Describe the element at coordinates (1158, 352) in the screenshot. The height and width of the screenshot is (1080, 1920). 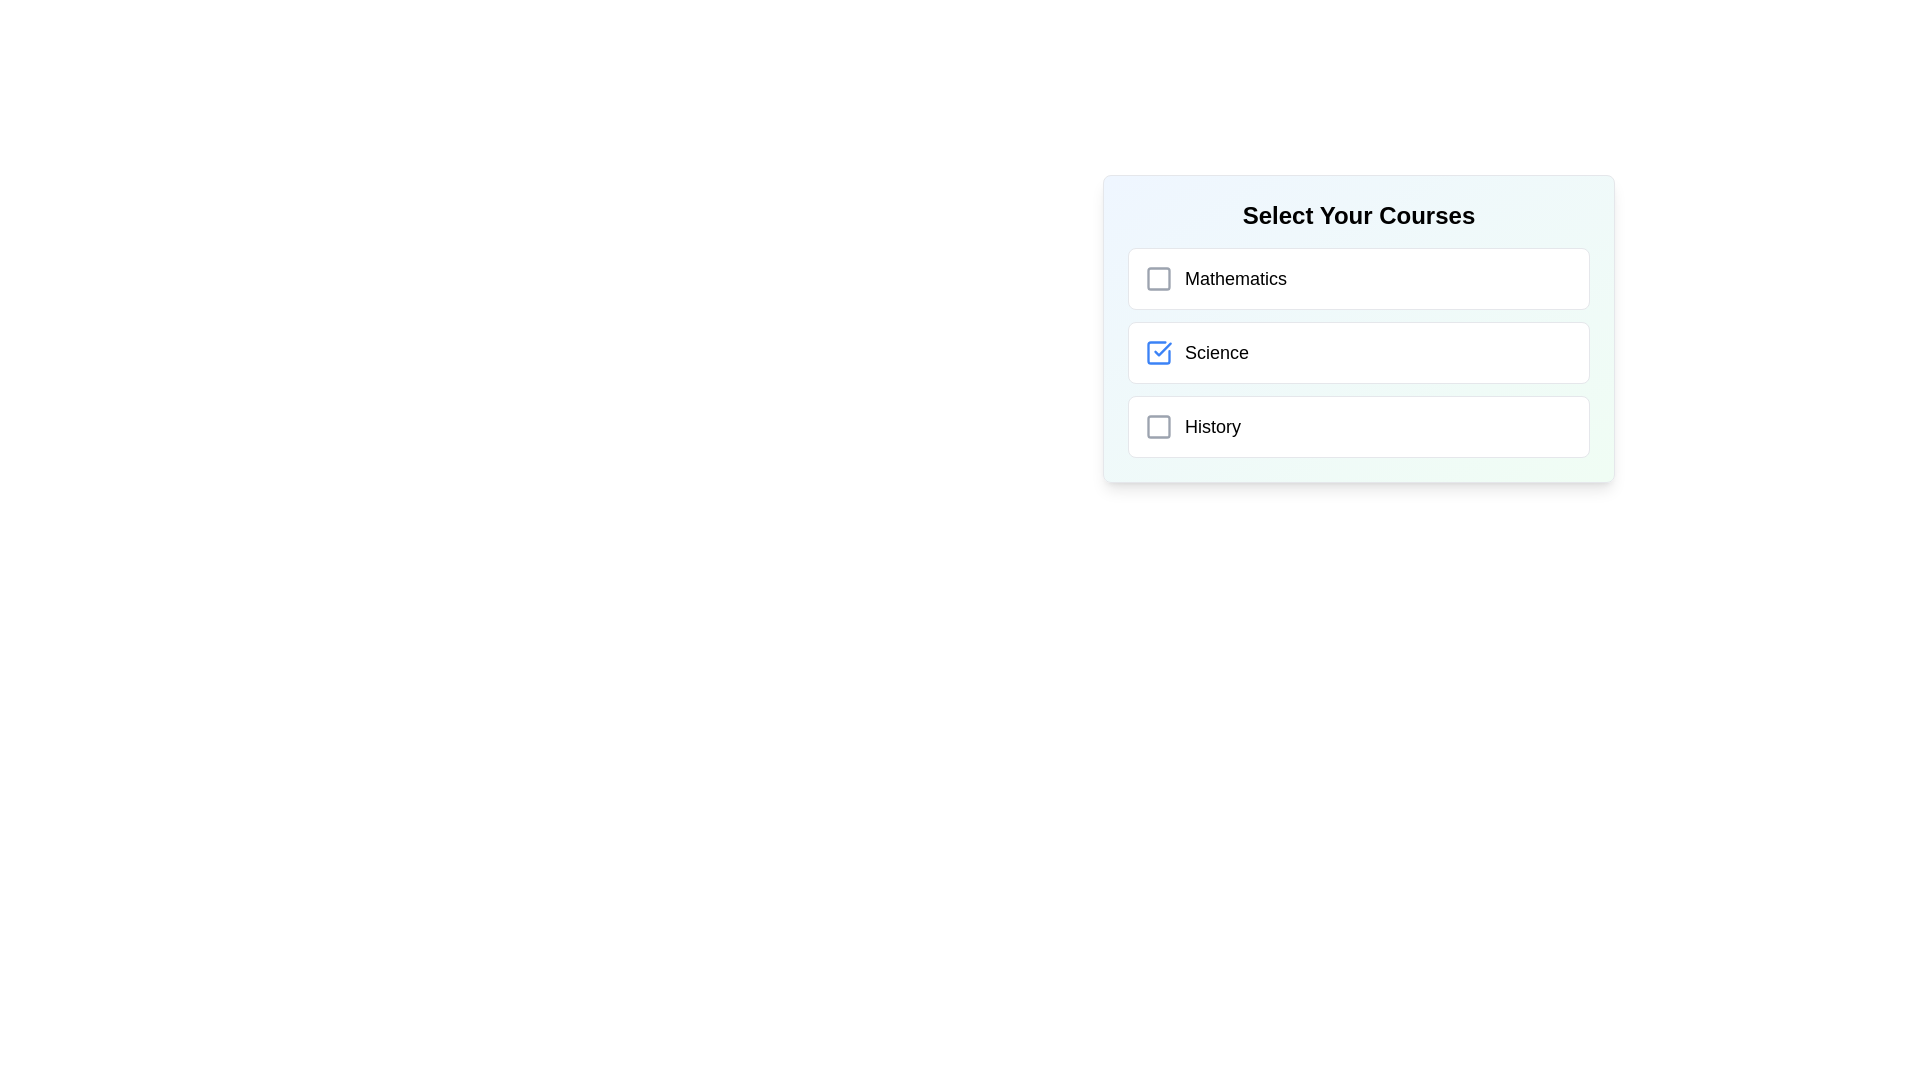
I see `the checked blue checkbox icon located to the left of the 'Science' label in the 'Select Your Courses' menu` at that location.